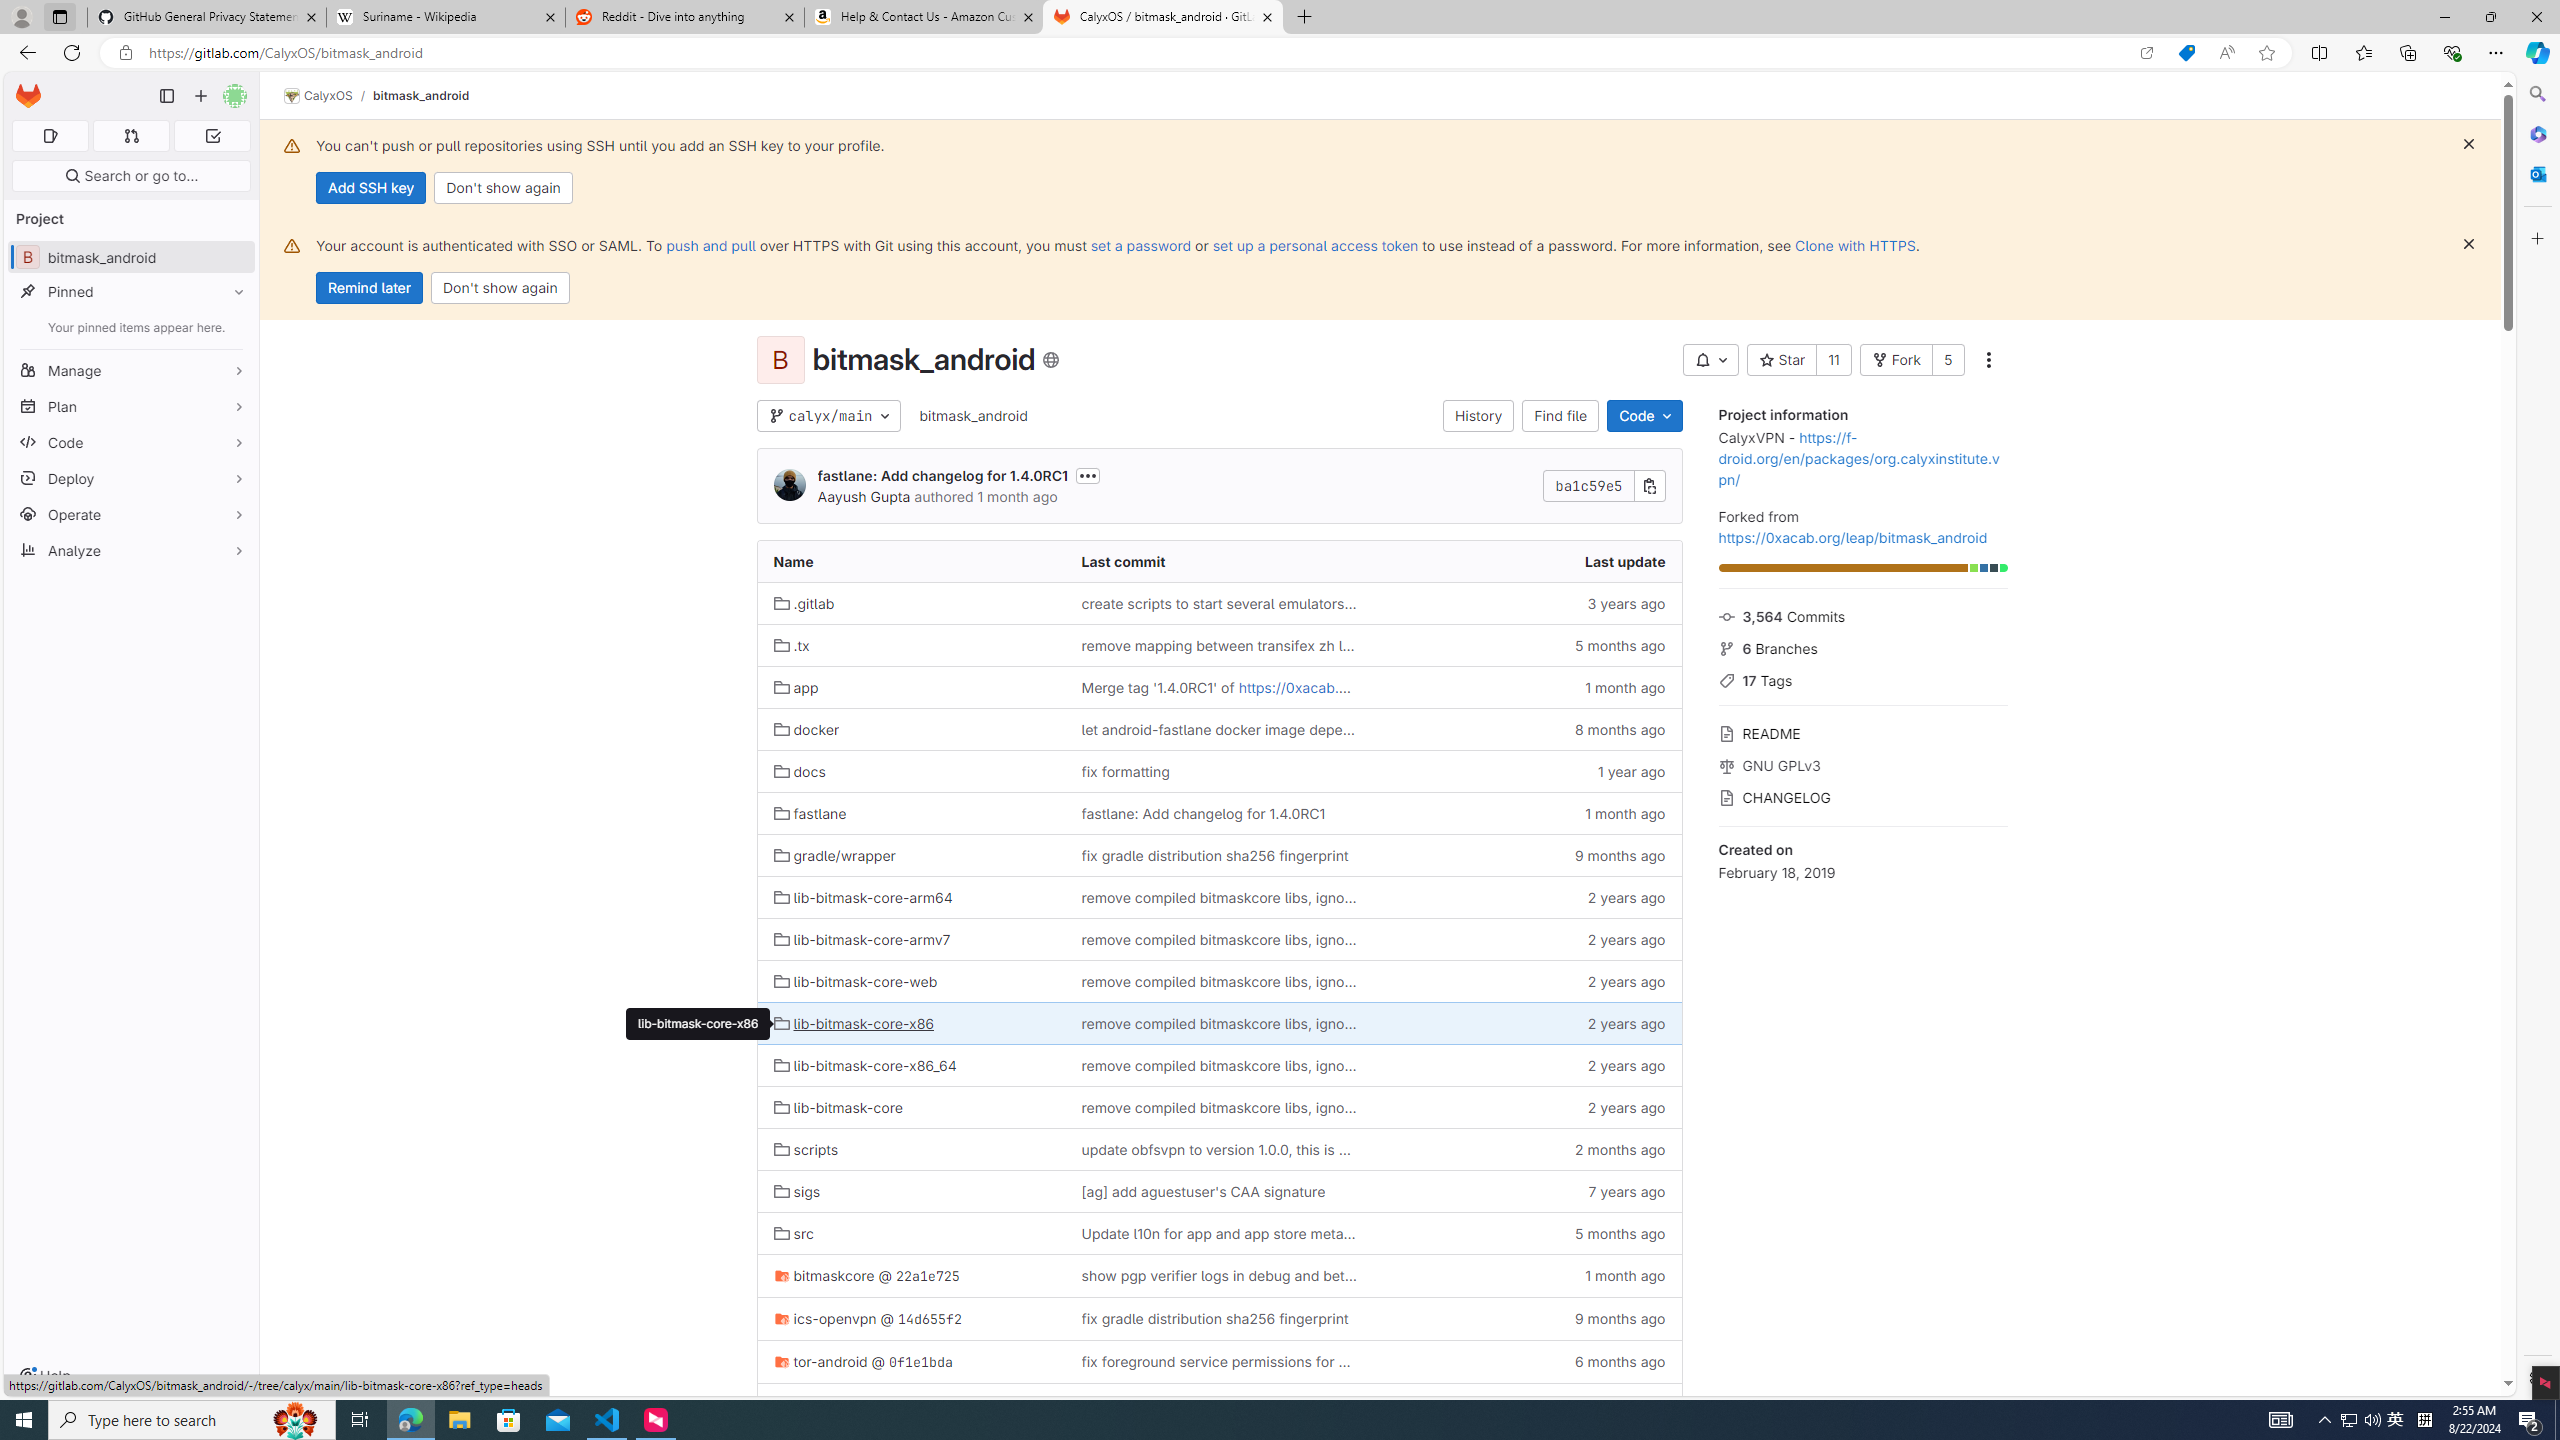  Describe the element at coordinates (327, 95) in the screenshot. I see `'CalyxOS/'` at that location.